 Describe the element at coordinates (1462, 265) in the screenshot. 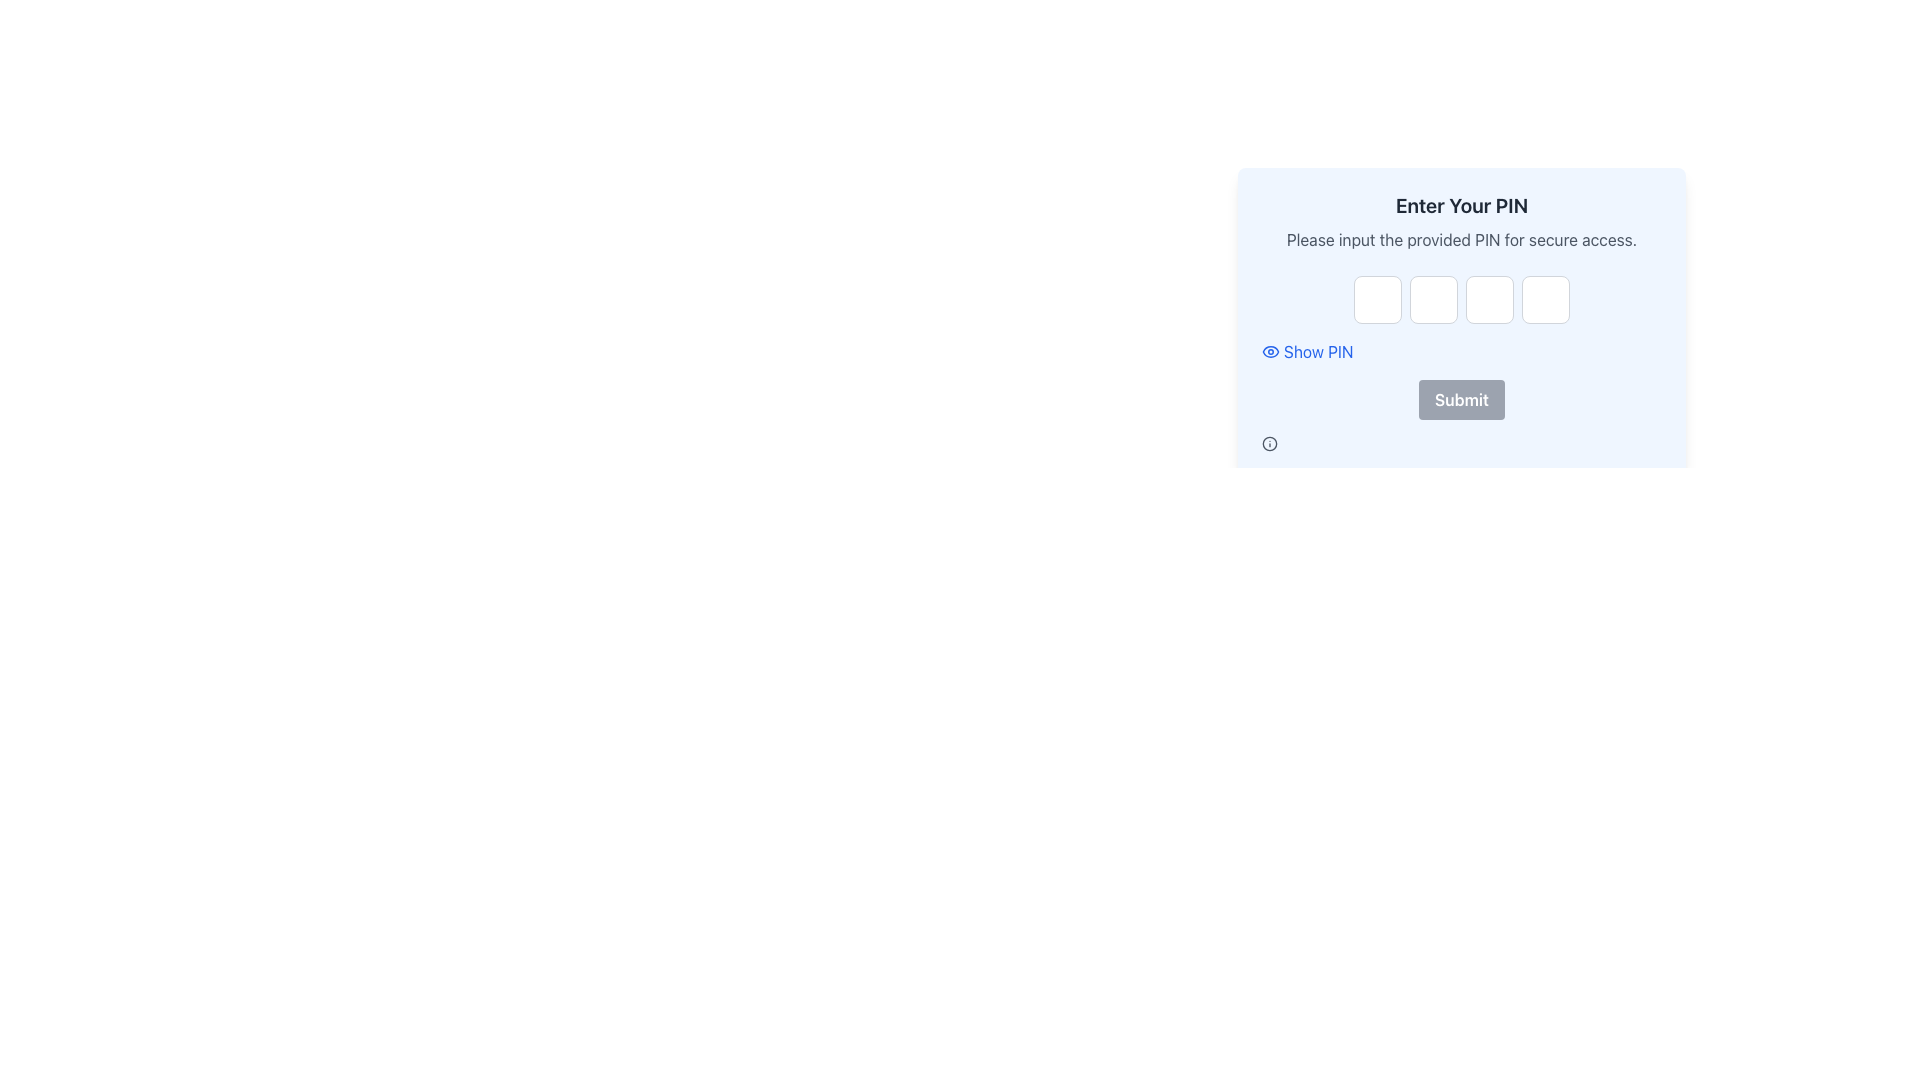

I see `the input field in the modal box` at that location.